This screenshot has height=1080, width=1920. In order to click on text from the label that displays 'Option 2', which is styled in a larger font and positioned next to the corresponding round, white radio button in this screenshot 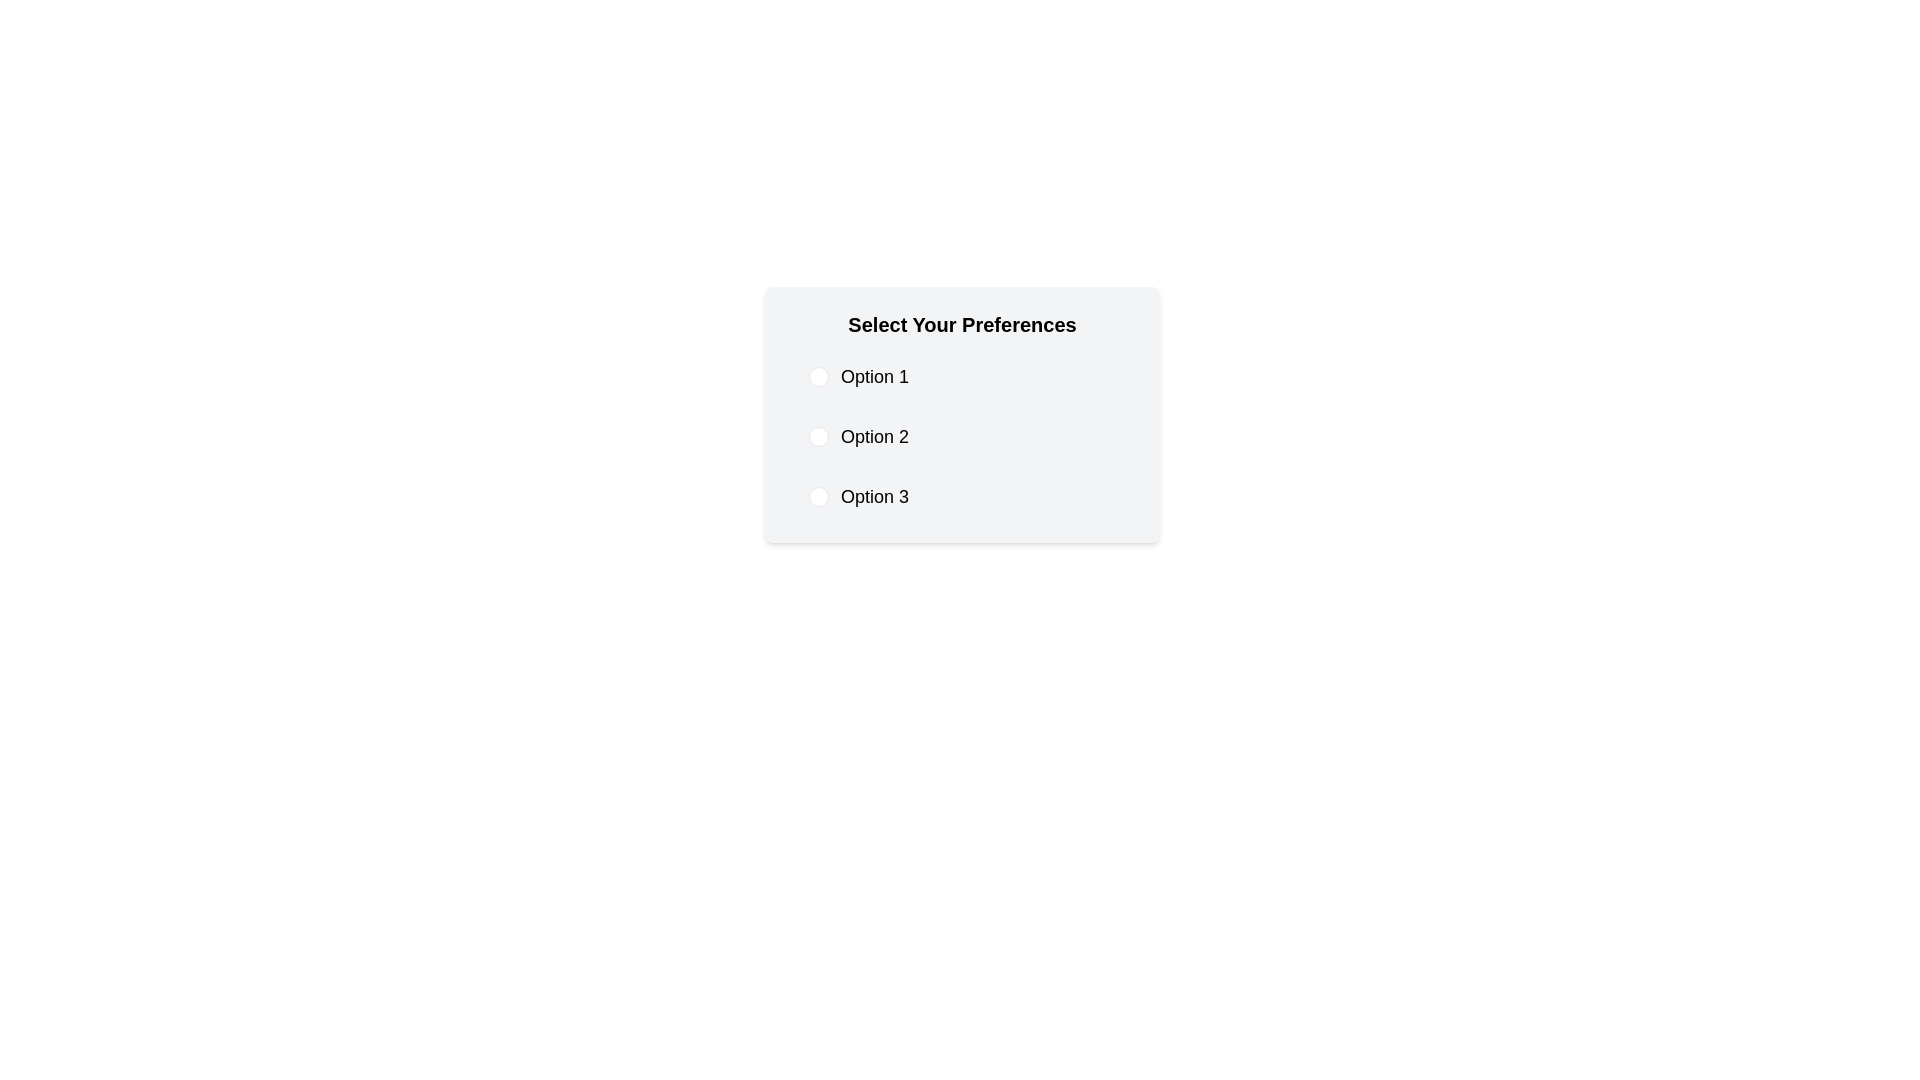, I will do `click(874, 435)`.